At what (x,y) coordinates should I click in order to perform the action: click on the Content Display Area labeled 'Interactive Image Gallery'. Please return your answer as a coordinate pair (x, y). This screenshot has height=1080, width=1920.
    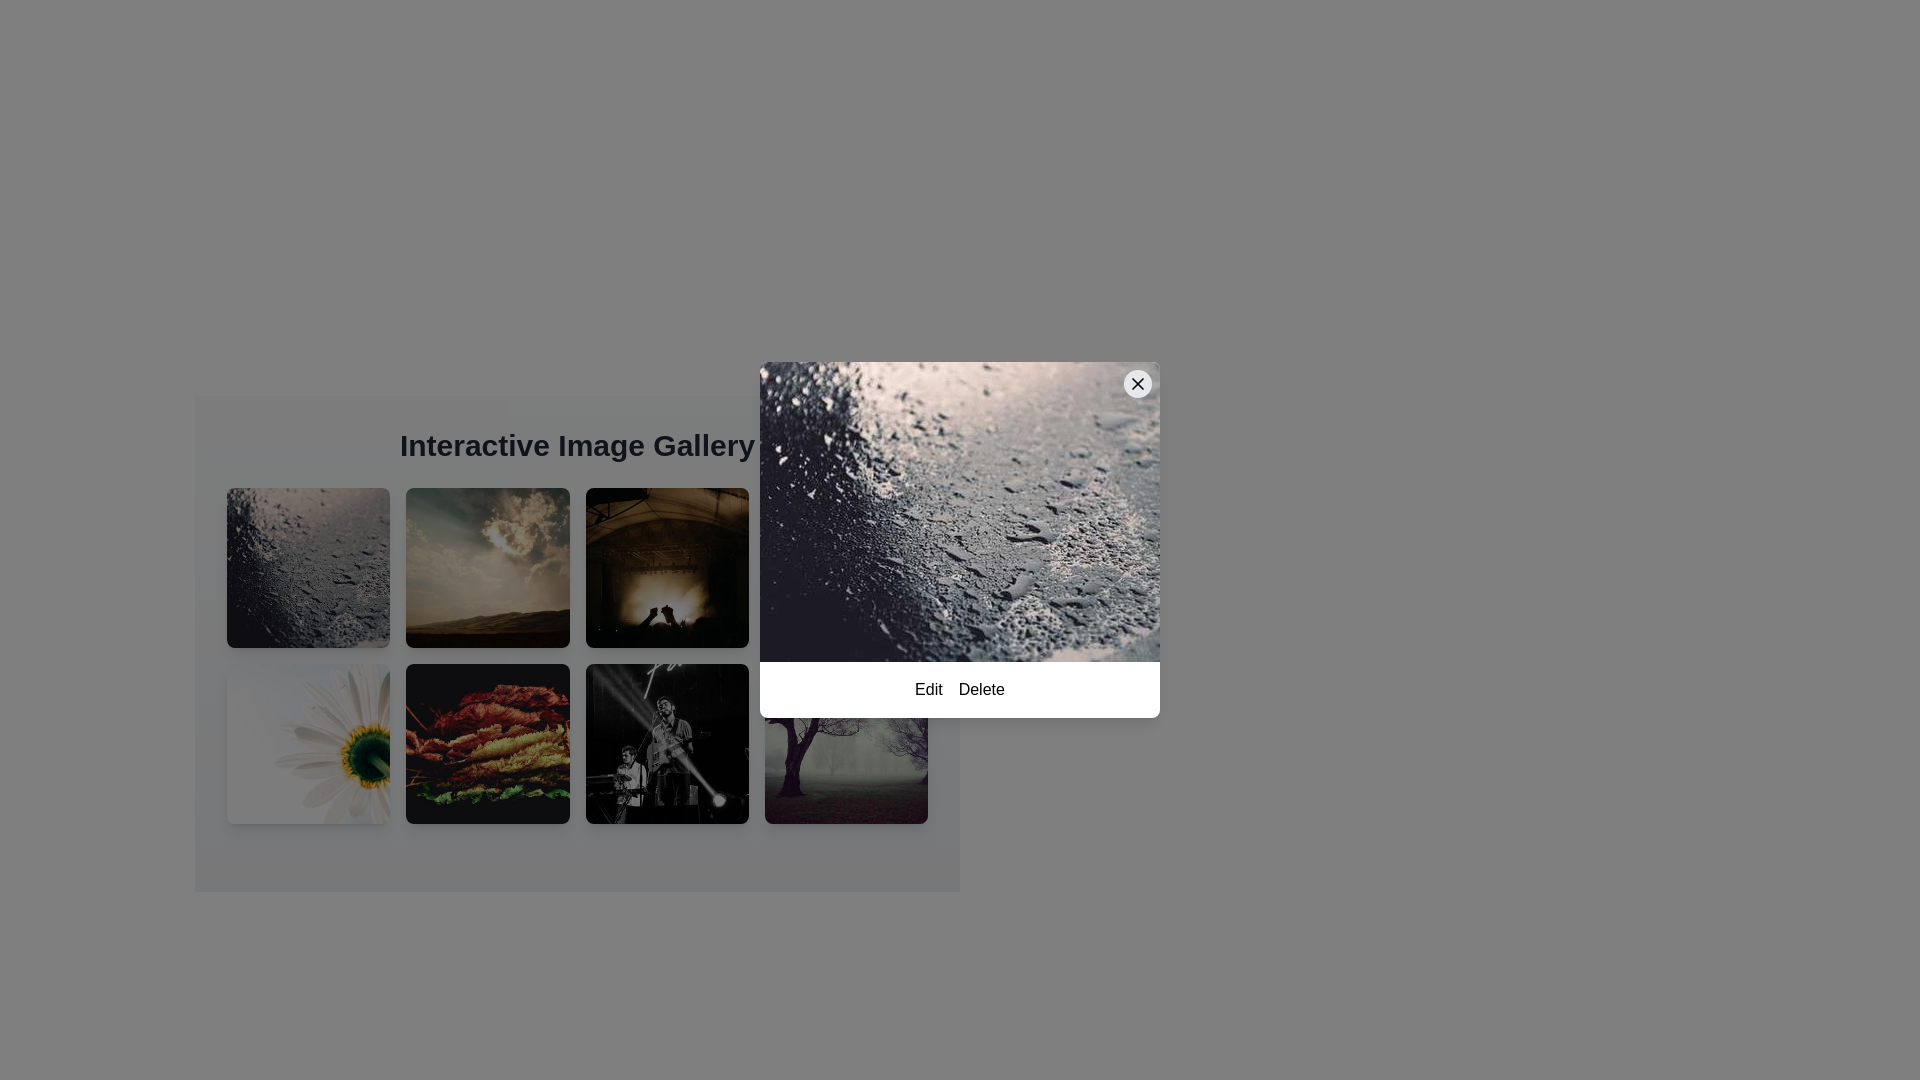
    Looking at the image, I should click on (576, 632).